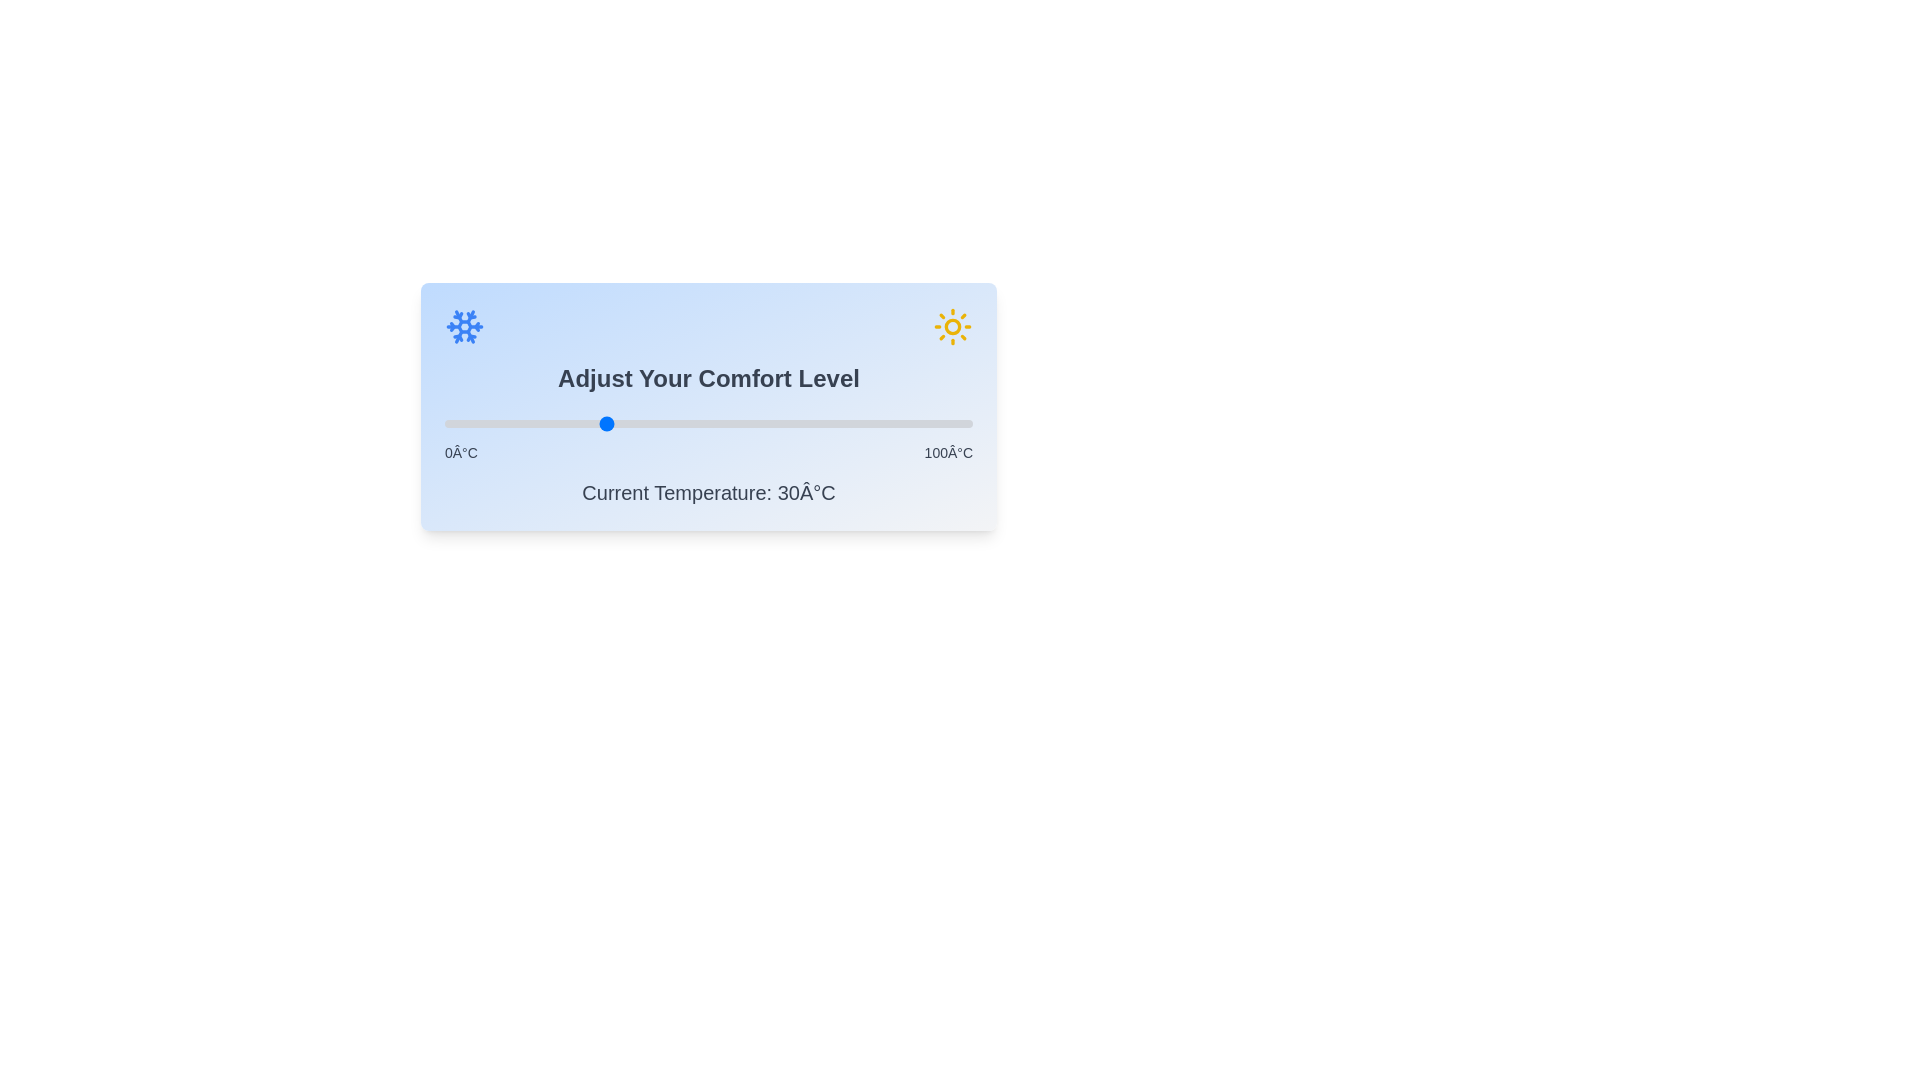 The image size is (1920, 1080). Describe the element at coordinates (555, 423) in the screenshot. I see `the comfort level slider to set the temperature to 21 degrees Celsius` at that location.